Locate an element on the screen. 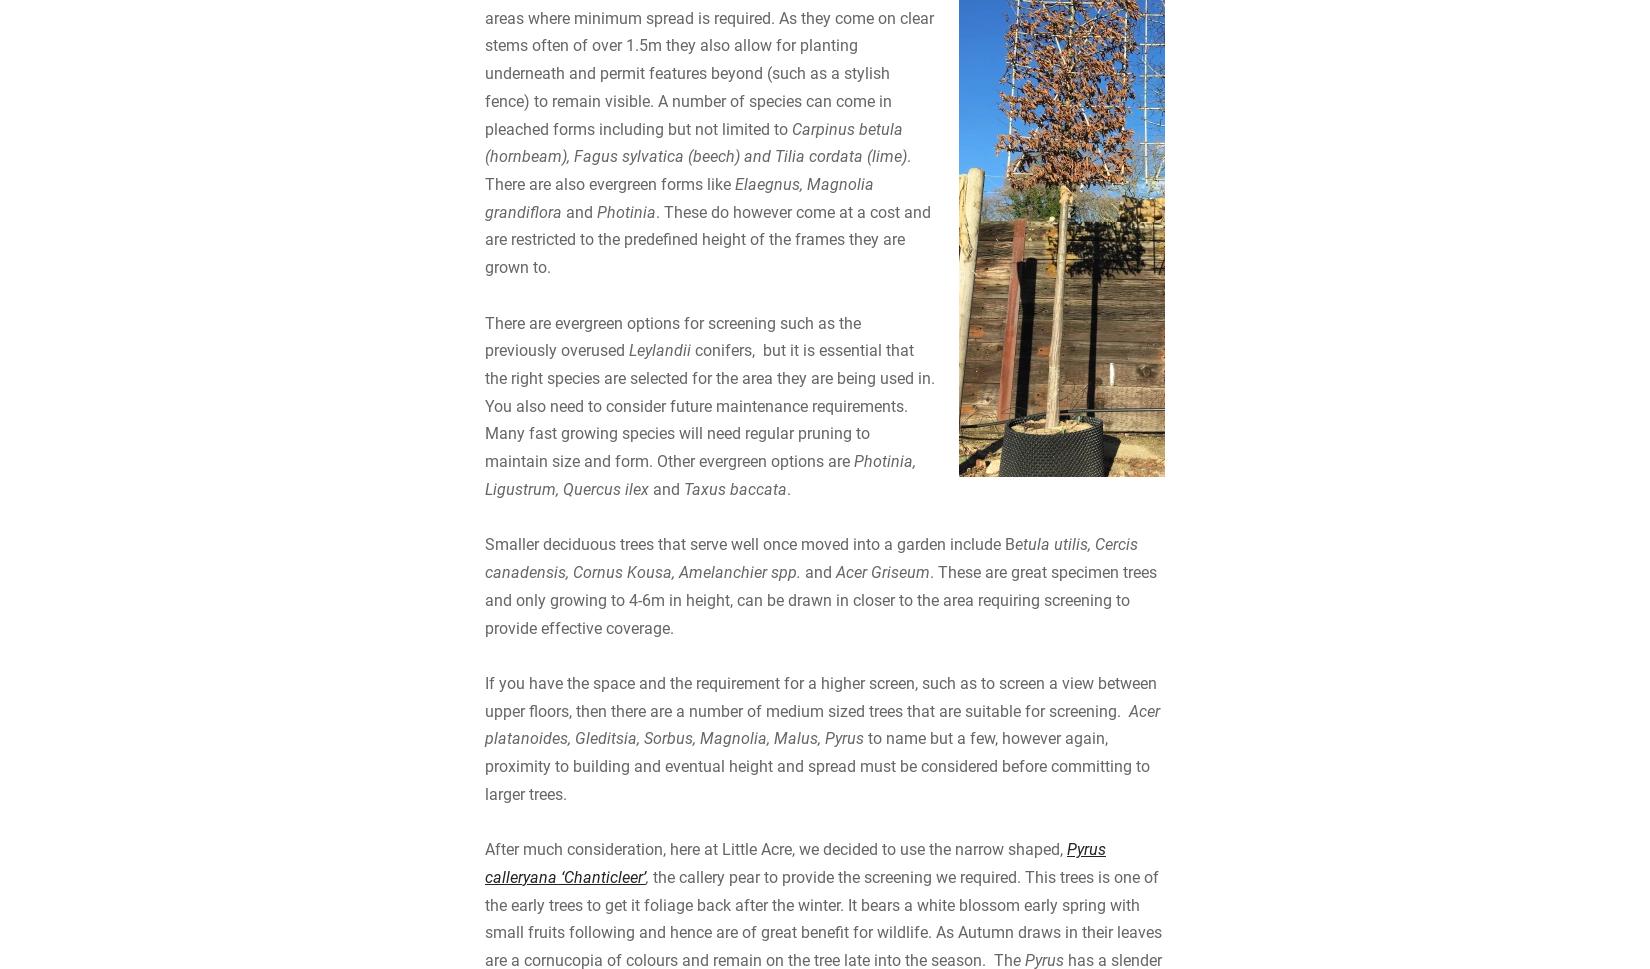 The width and height of the screenshot is (1650, 969). 'If you don’t need great height coverage, pleached trees are regularly used to provide a stylish, contemporary feel. Pleached trees are trees that are trained over a frame and are fantastic for areas where minimum spread is required. As they come on clear stems often of over 1.5m they also allow for planting underneath and permit features beyond (such as a stylish fence) to remain visible. A number of species can come in pleached forms including but not limited to' is located at coordinates (483, 195).